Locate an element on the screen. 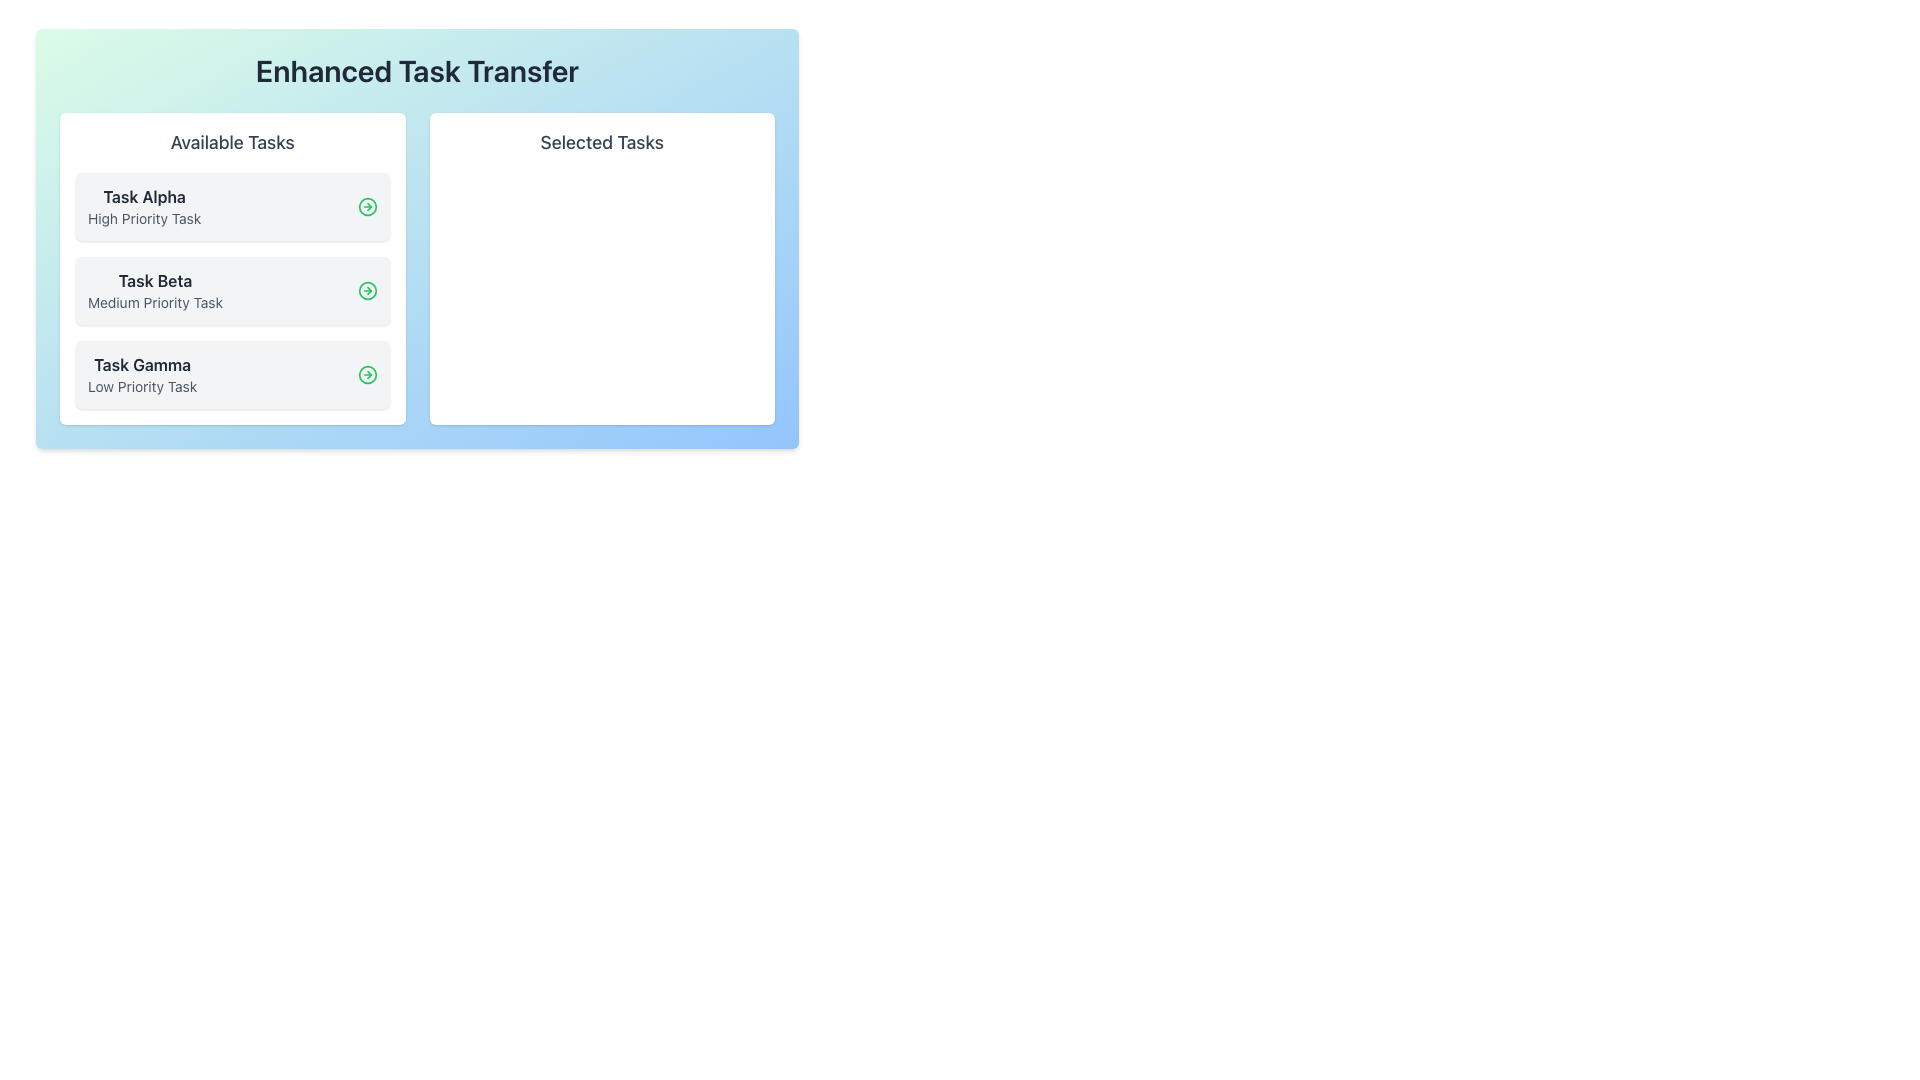 The image size is (1920, 1080). the green circular button in the second task item of the 'Available Tasks' list to mark or select the task is located at coordinates (232, 290).